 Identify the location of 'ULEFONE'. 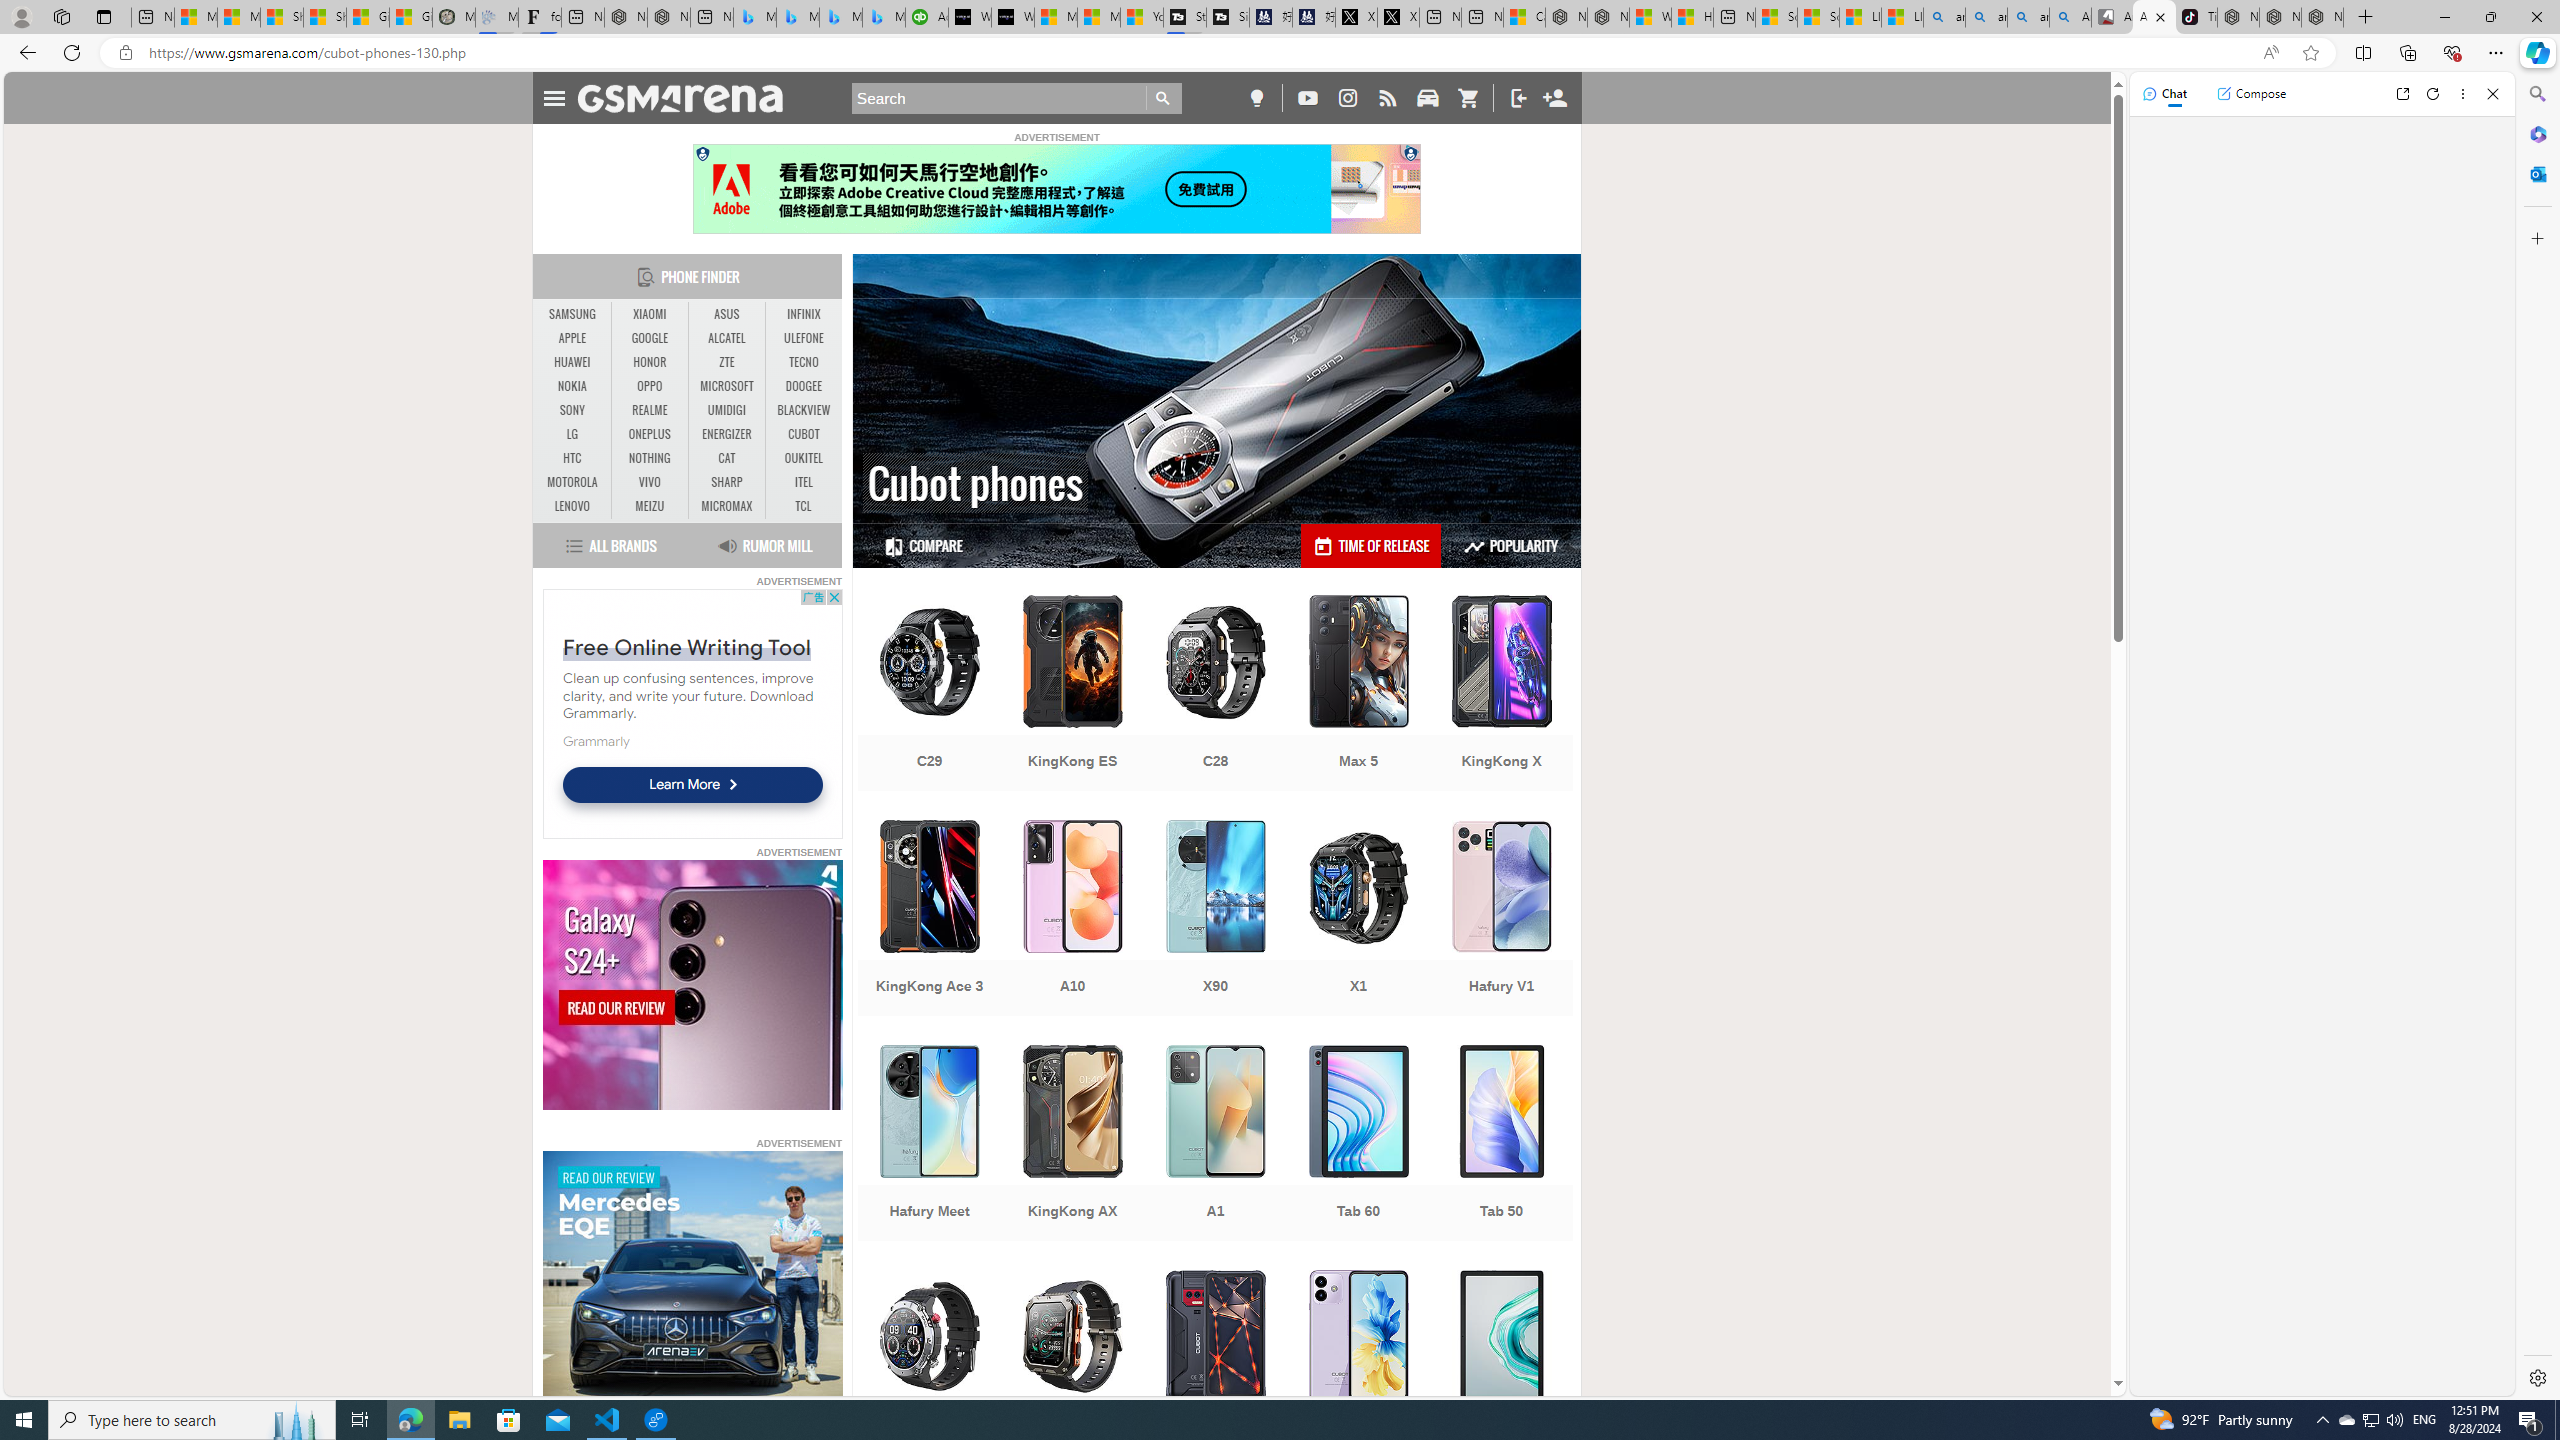
(803, 337).